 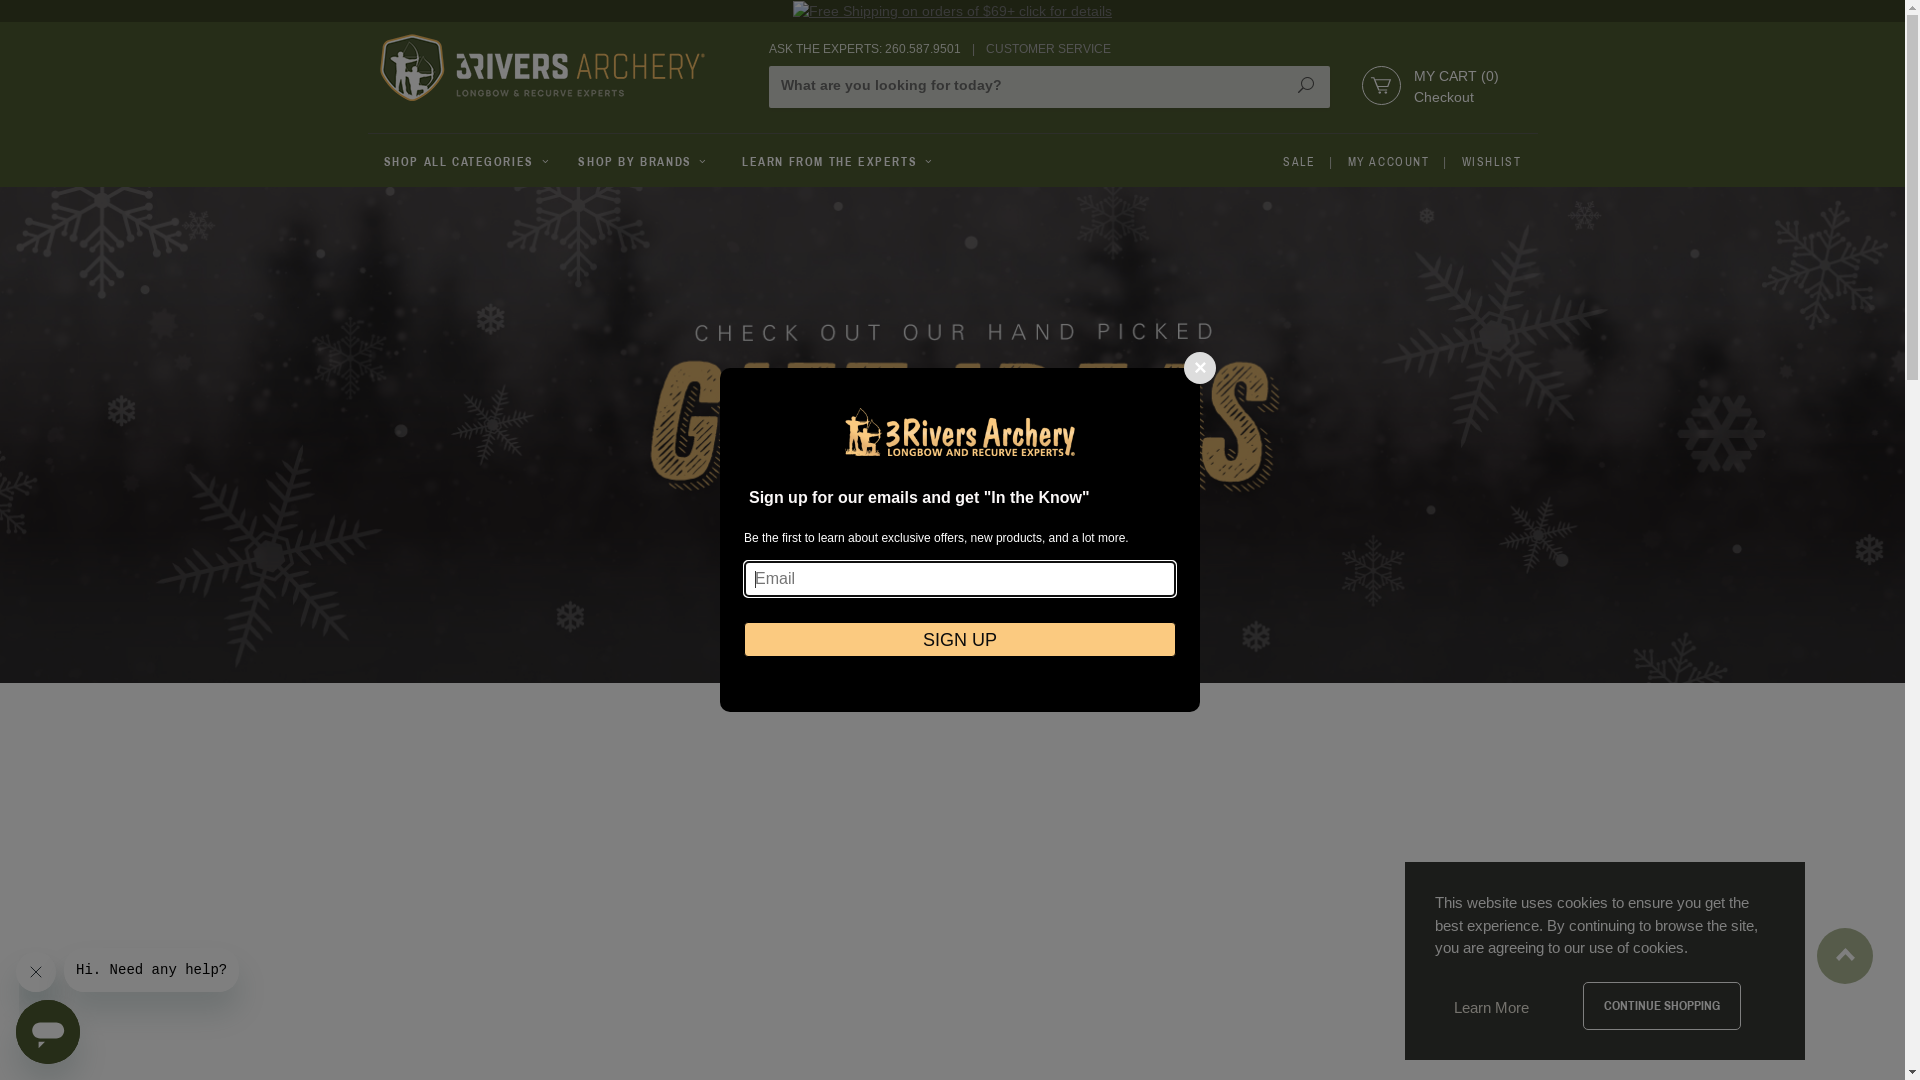 I want to click on 'Learn More', so click(x=1454, y=1007).